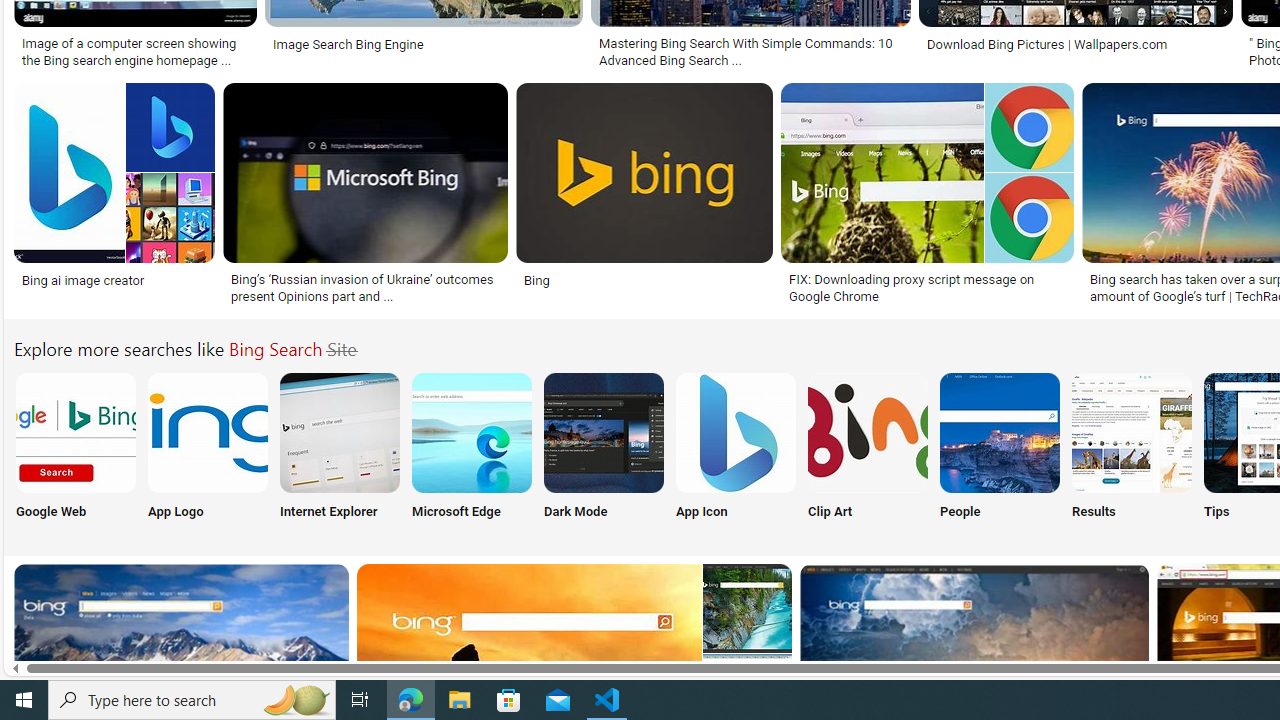 Image resolution: width=1280 pixels, height=720 pixels. What do you see at coordinates (603, 450) in the screenshot?
I see `'Dark Mode'` at bounding box center [603, 450].